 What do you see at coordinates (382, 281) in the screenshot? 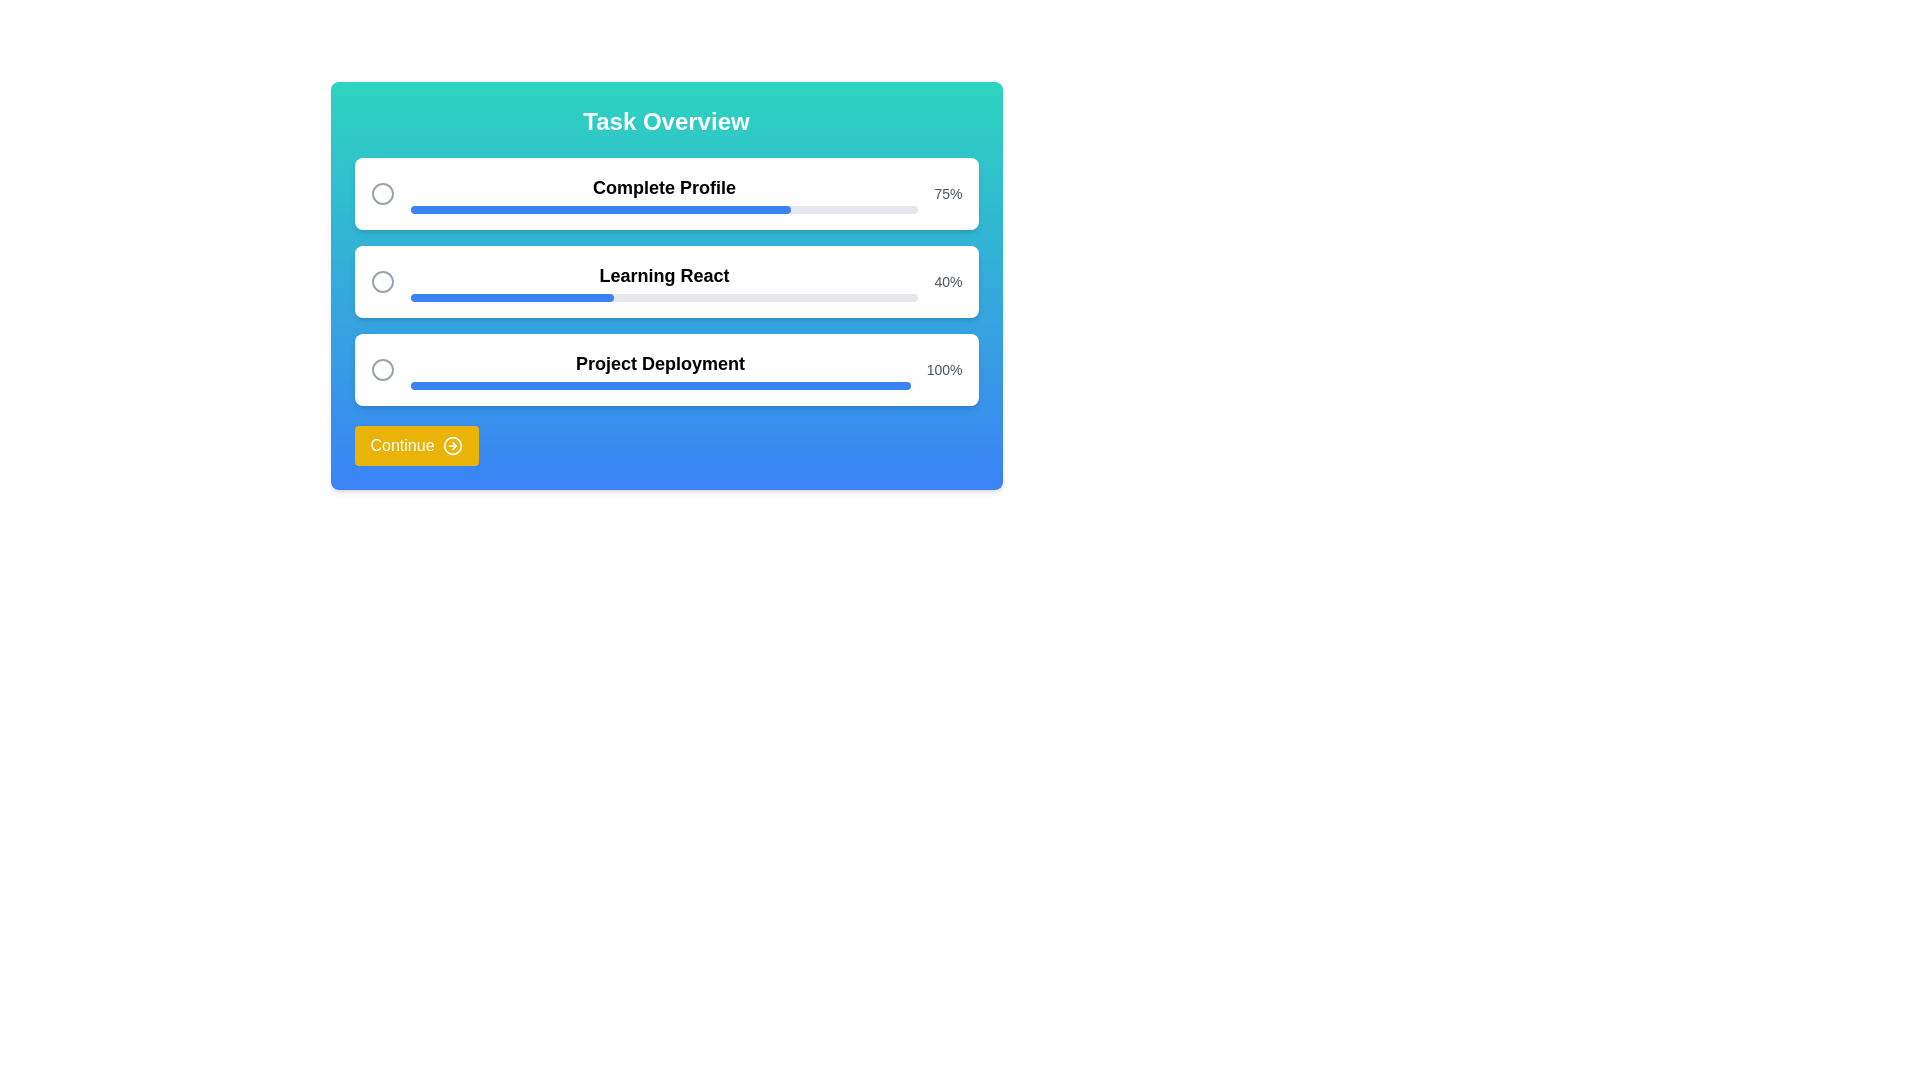
I see `the circular milestone indicator icon, which is the second circle in the progress-tracking list next to the 'Learning React' progress bar text` at bounding box center [382, 281].